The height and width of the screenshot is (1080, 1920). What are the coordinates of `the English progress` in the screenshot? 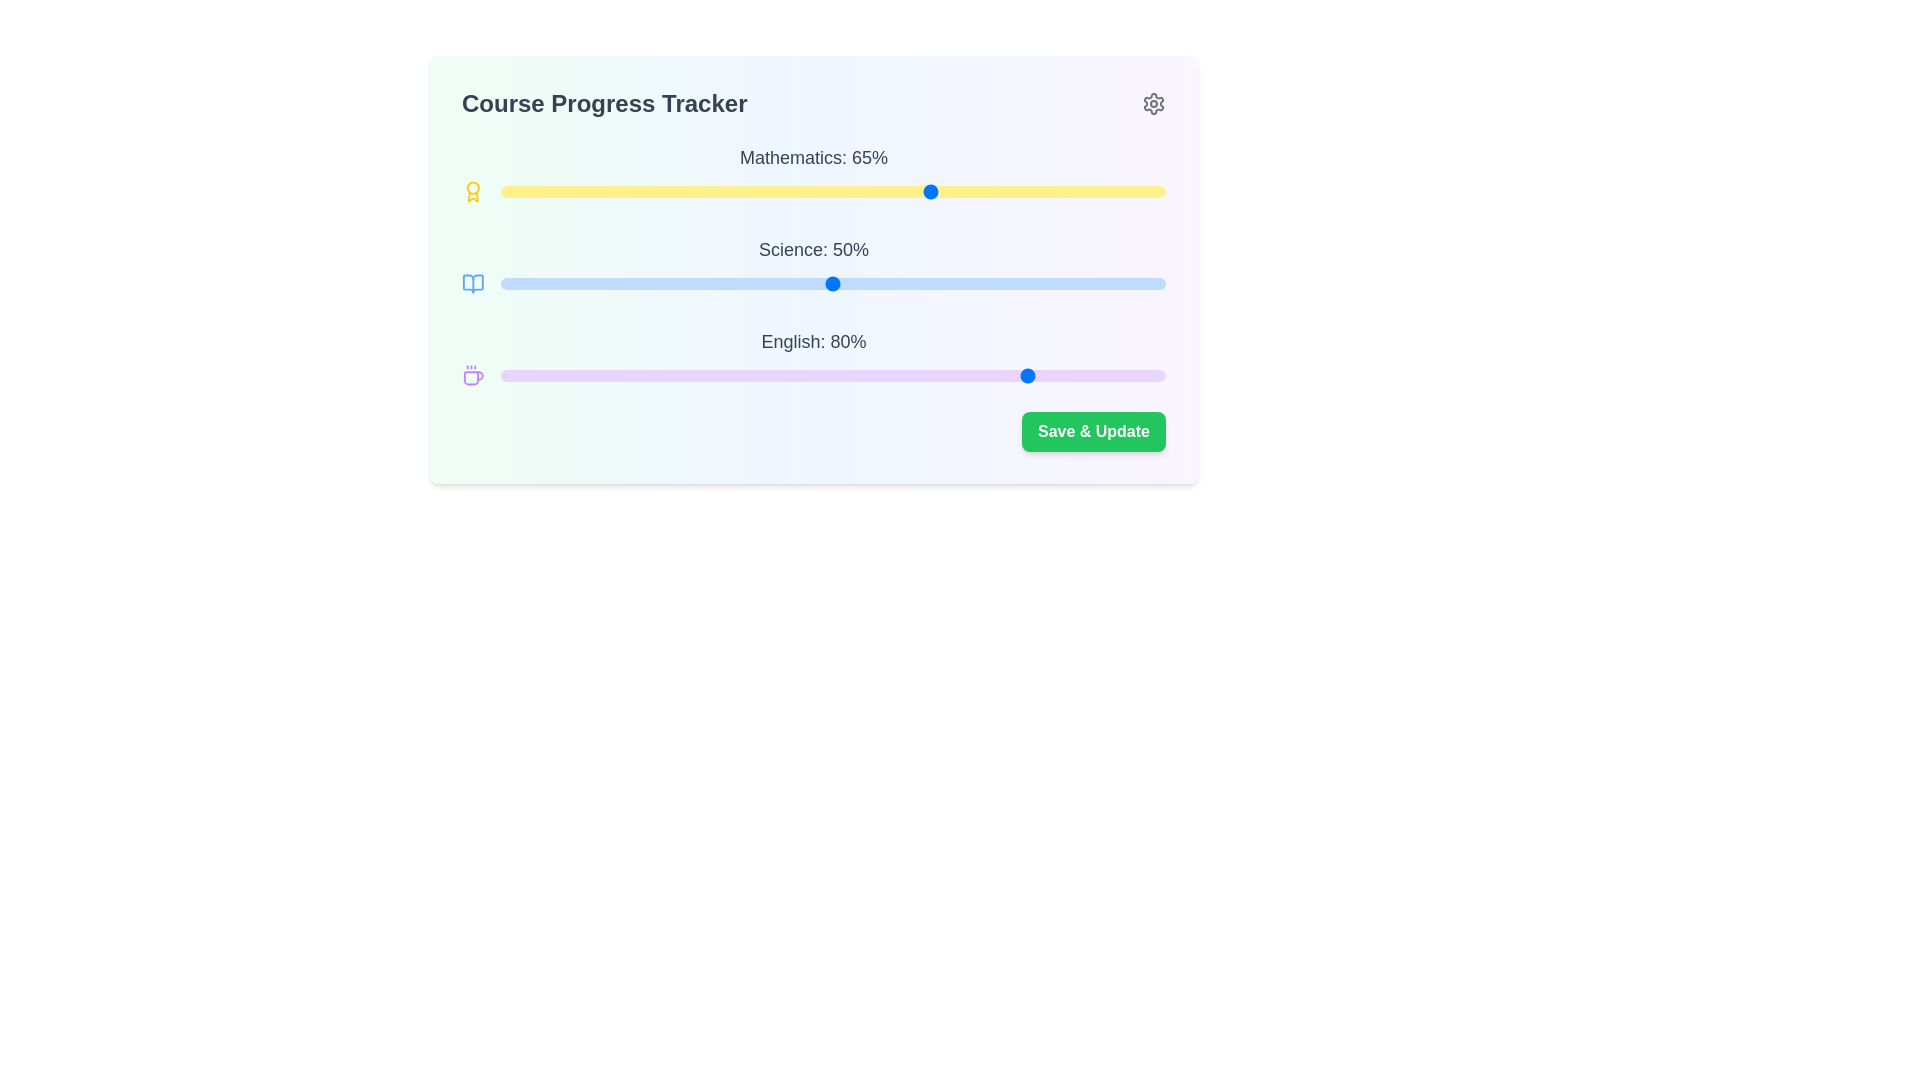 It's located at (1118, 375).